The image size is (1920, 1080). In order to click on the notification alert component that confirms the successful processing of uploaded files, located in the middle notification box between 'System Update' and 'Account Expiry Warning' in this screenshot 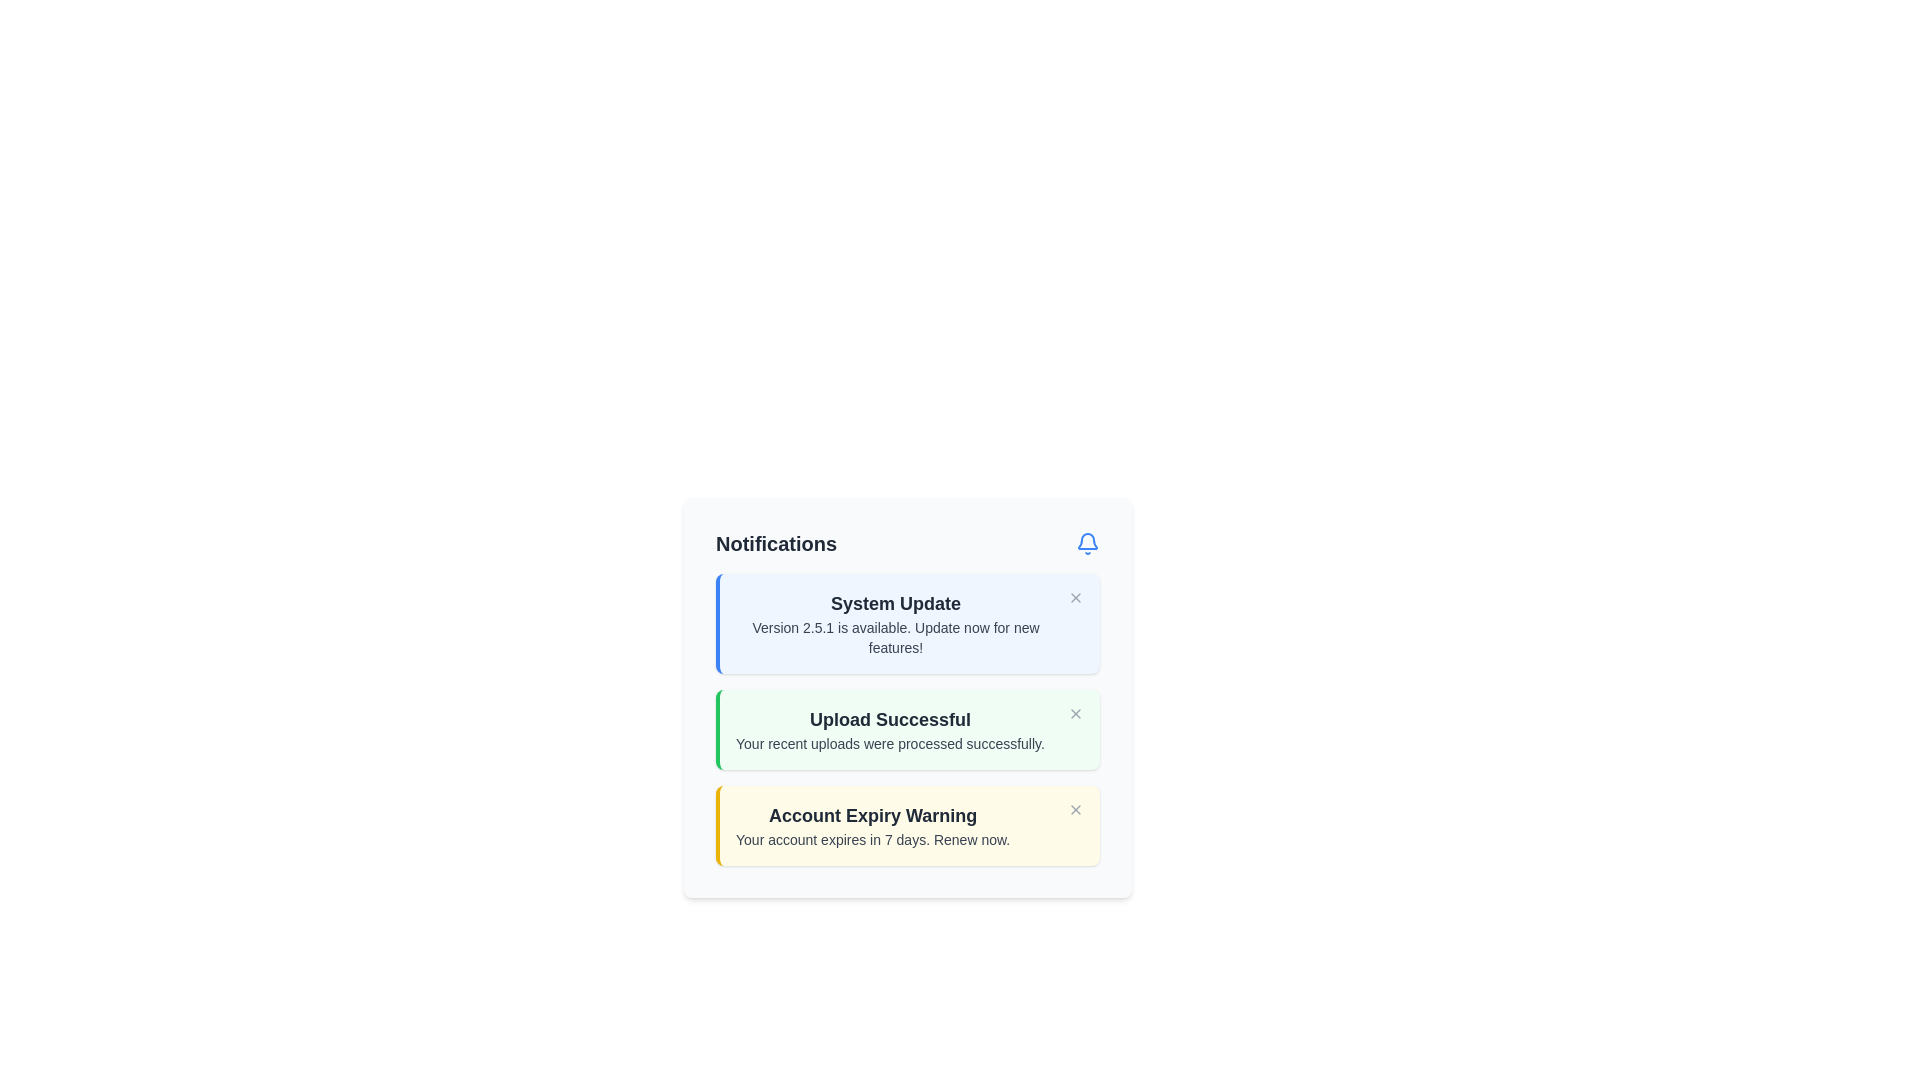, I will do `click(889, 729)`.